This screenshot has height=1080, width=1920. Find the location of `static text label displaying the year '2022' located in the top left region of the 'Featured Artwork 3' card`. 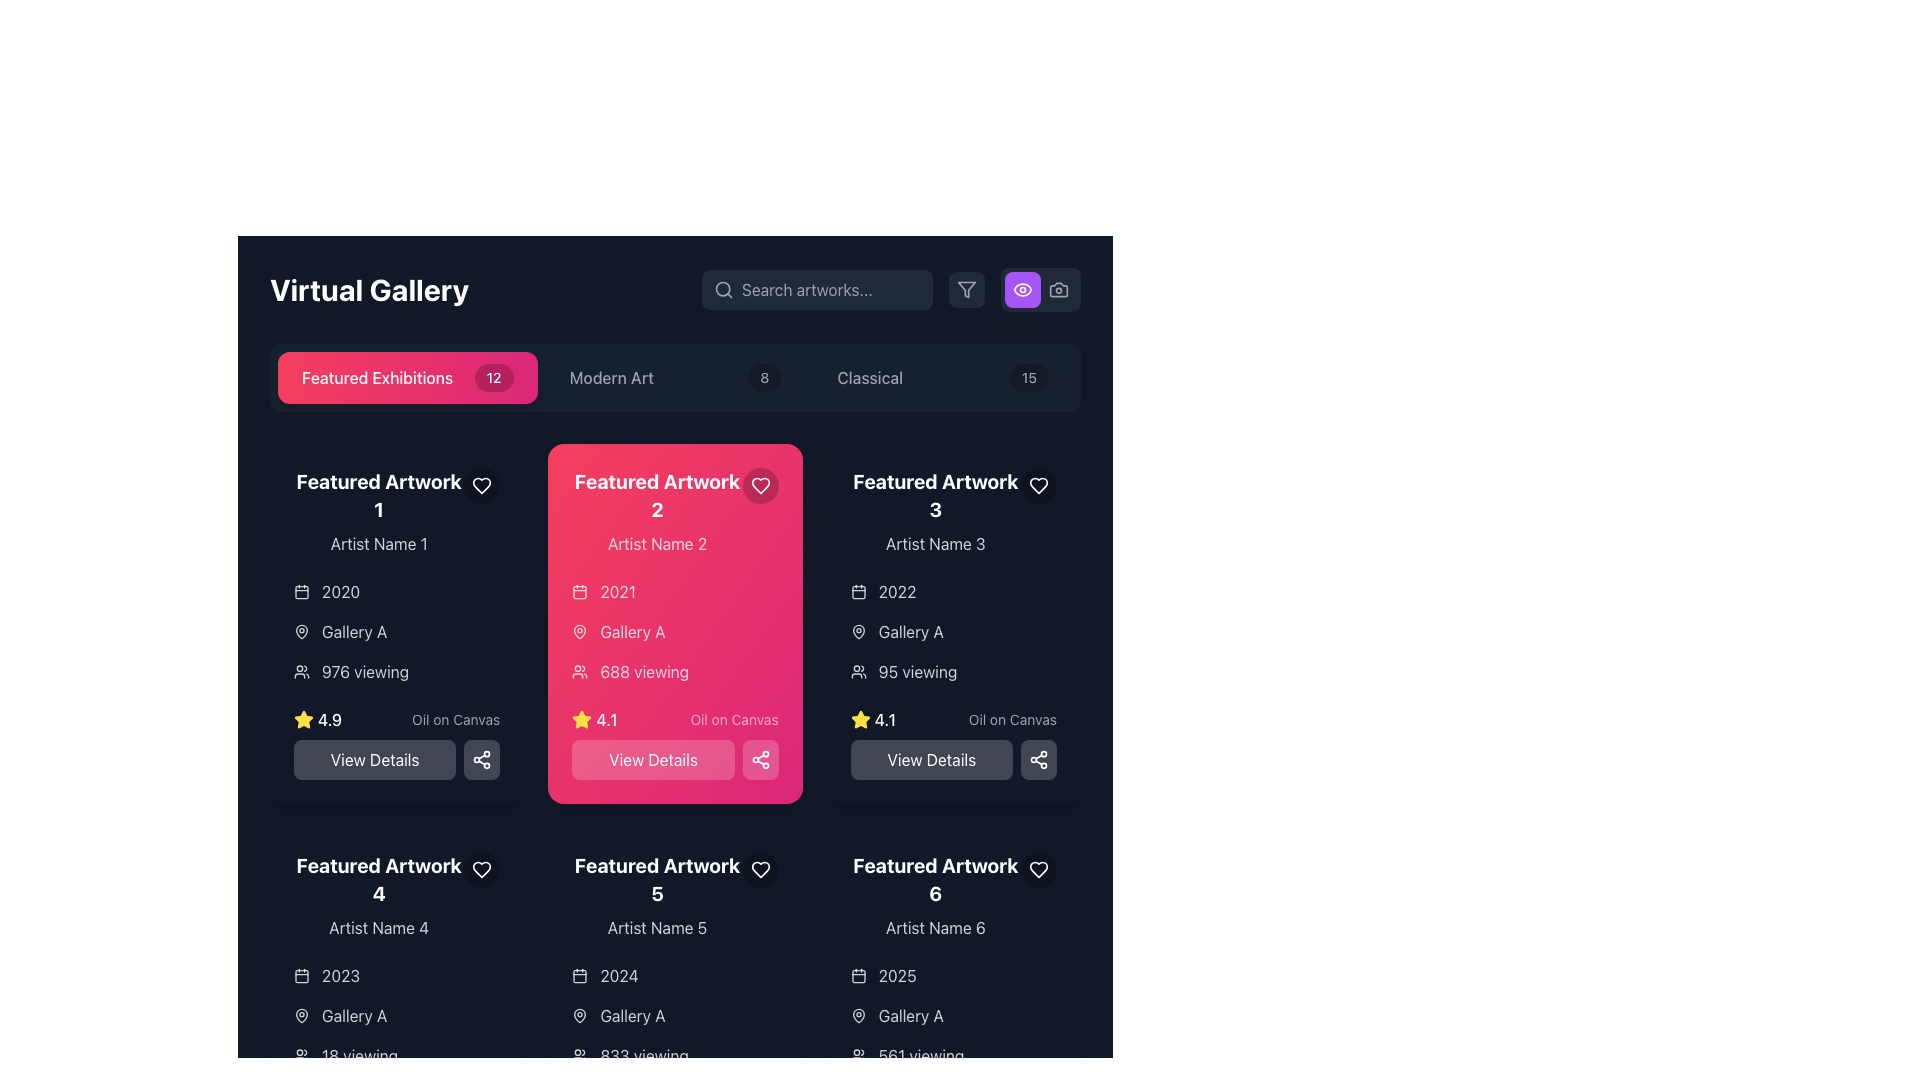

static text label displaying the year '2022' located in the top left region of the 'Featured Artwork 3' card is located at coordinates (896, 590).